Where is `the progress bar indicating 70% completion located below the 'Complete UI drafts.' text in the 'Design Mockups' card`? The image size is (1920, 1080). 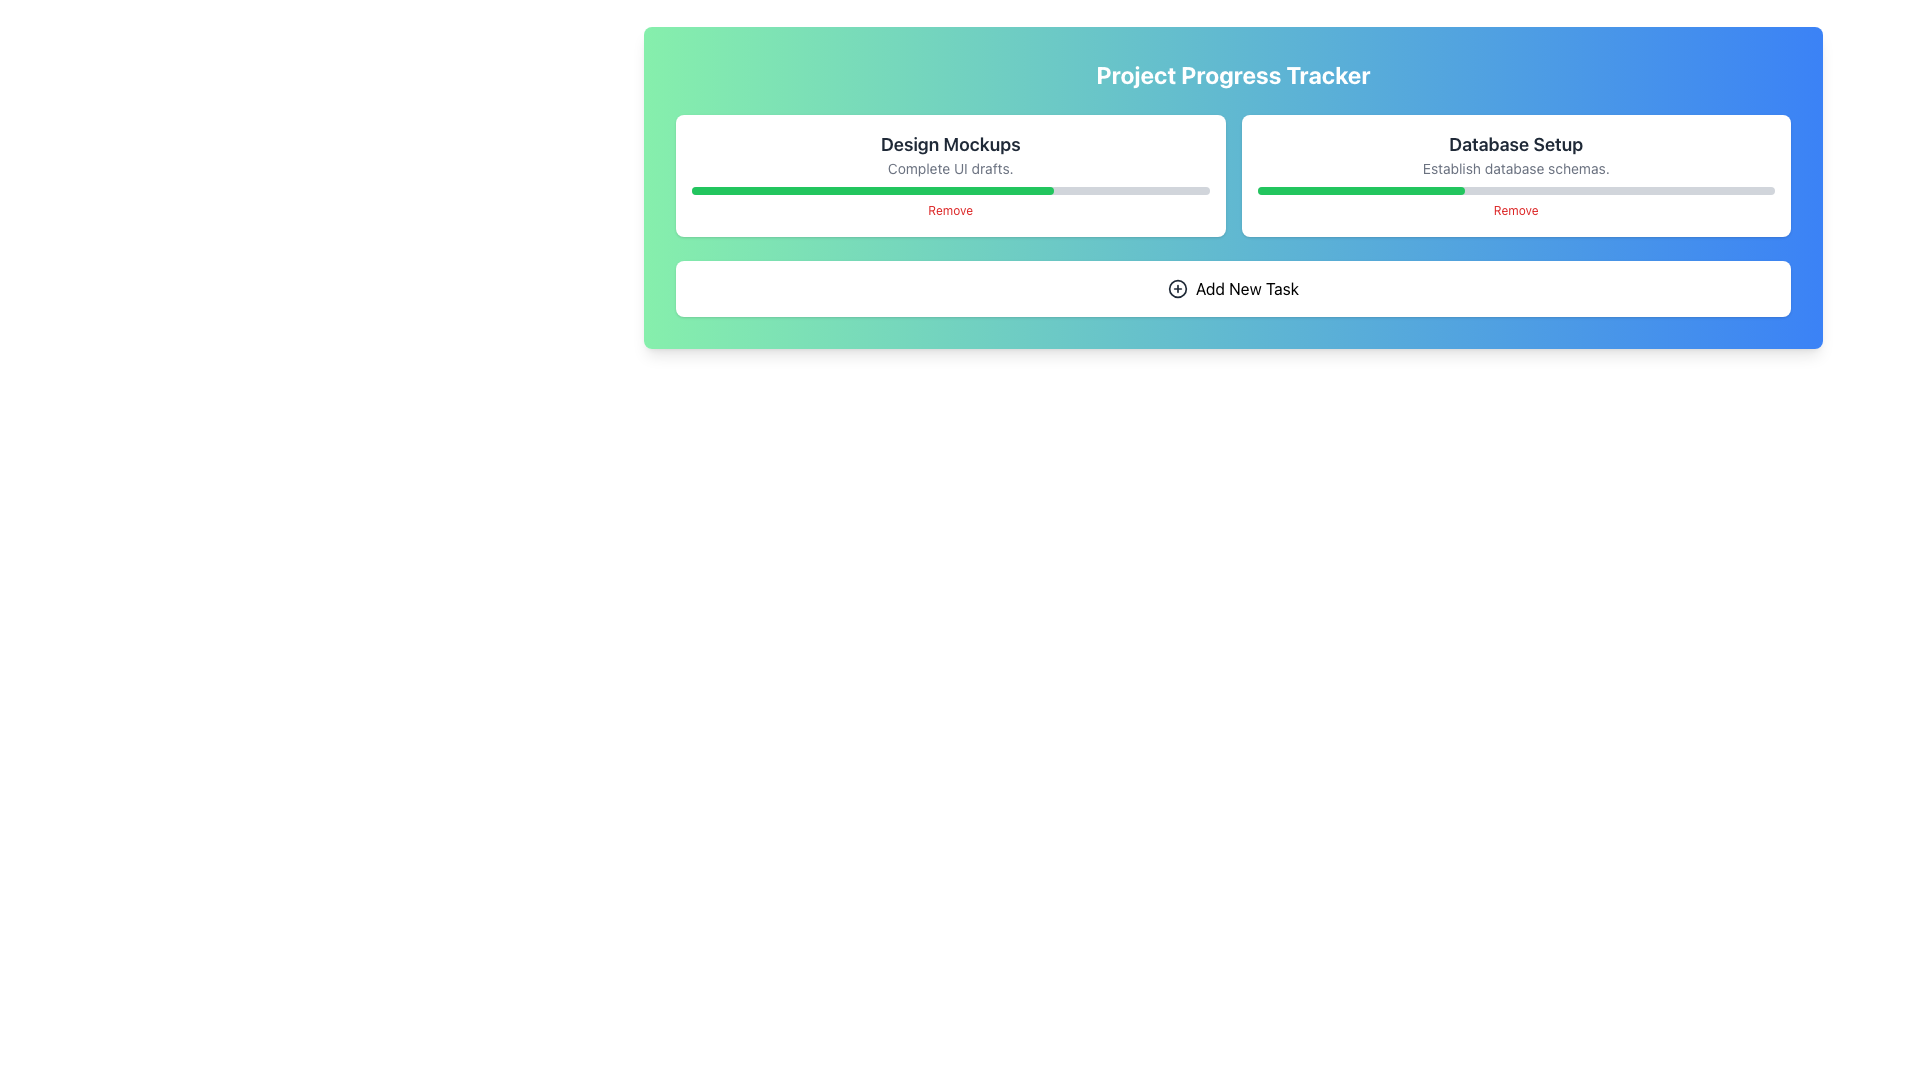 the progress bar indicating 70% completion located below the 'Complete UI drafts.' text in the 'Design Mockups' card is located at coordinates (949, 191).